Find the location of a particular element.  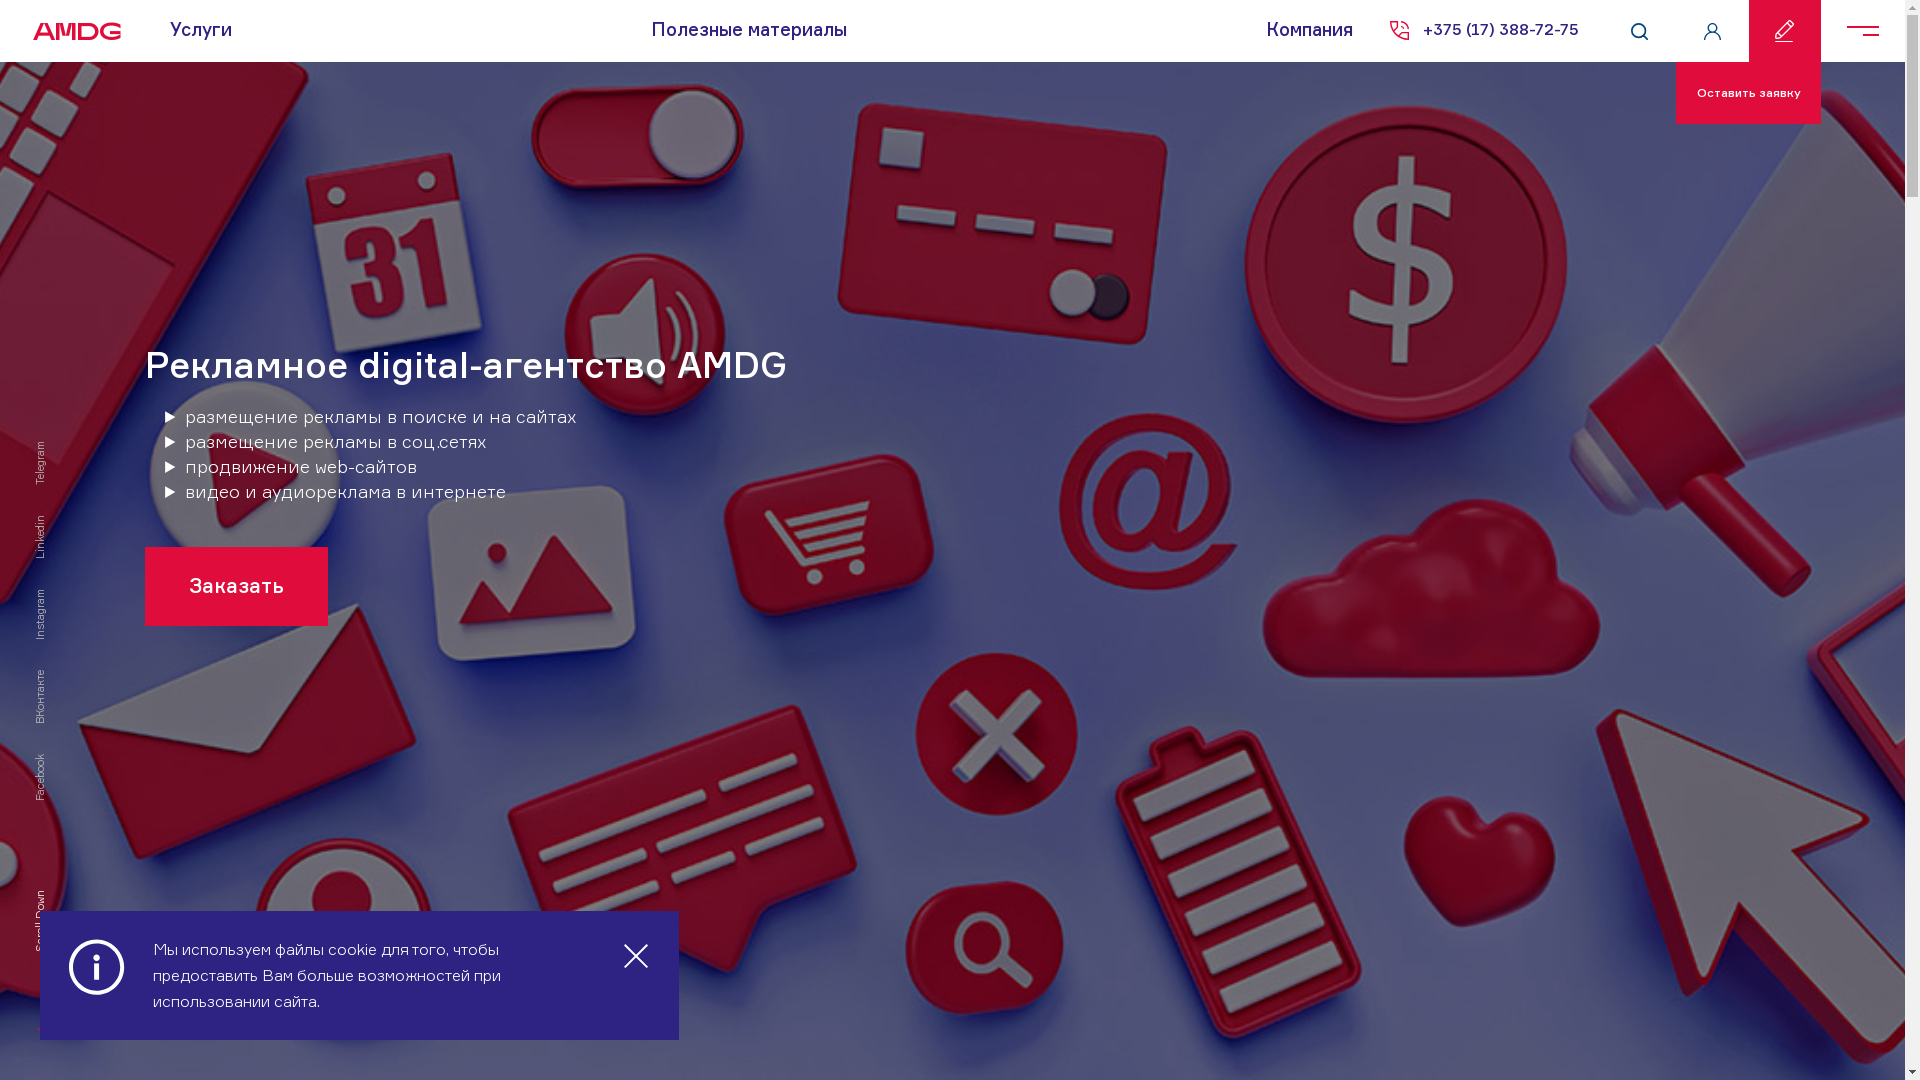

'Instagram' is located at coordinates (58, 595).